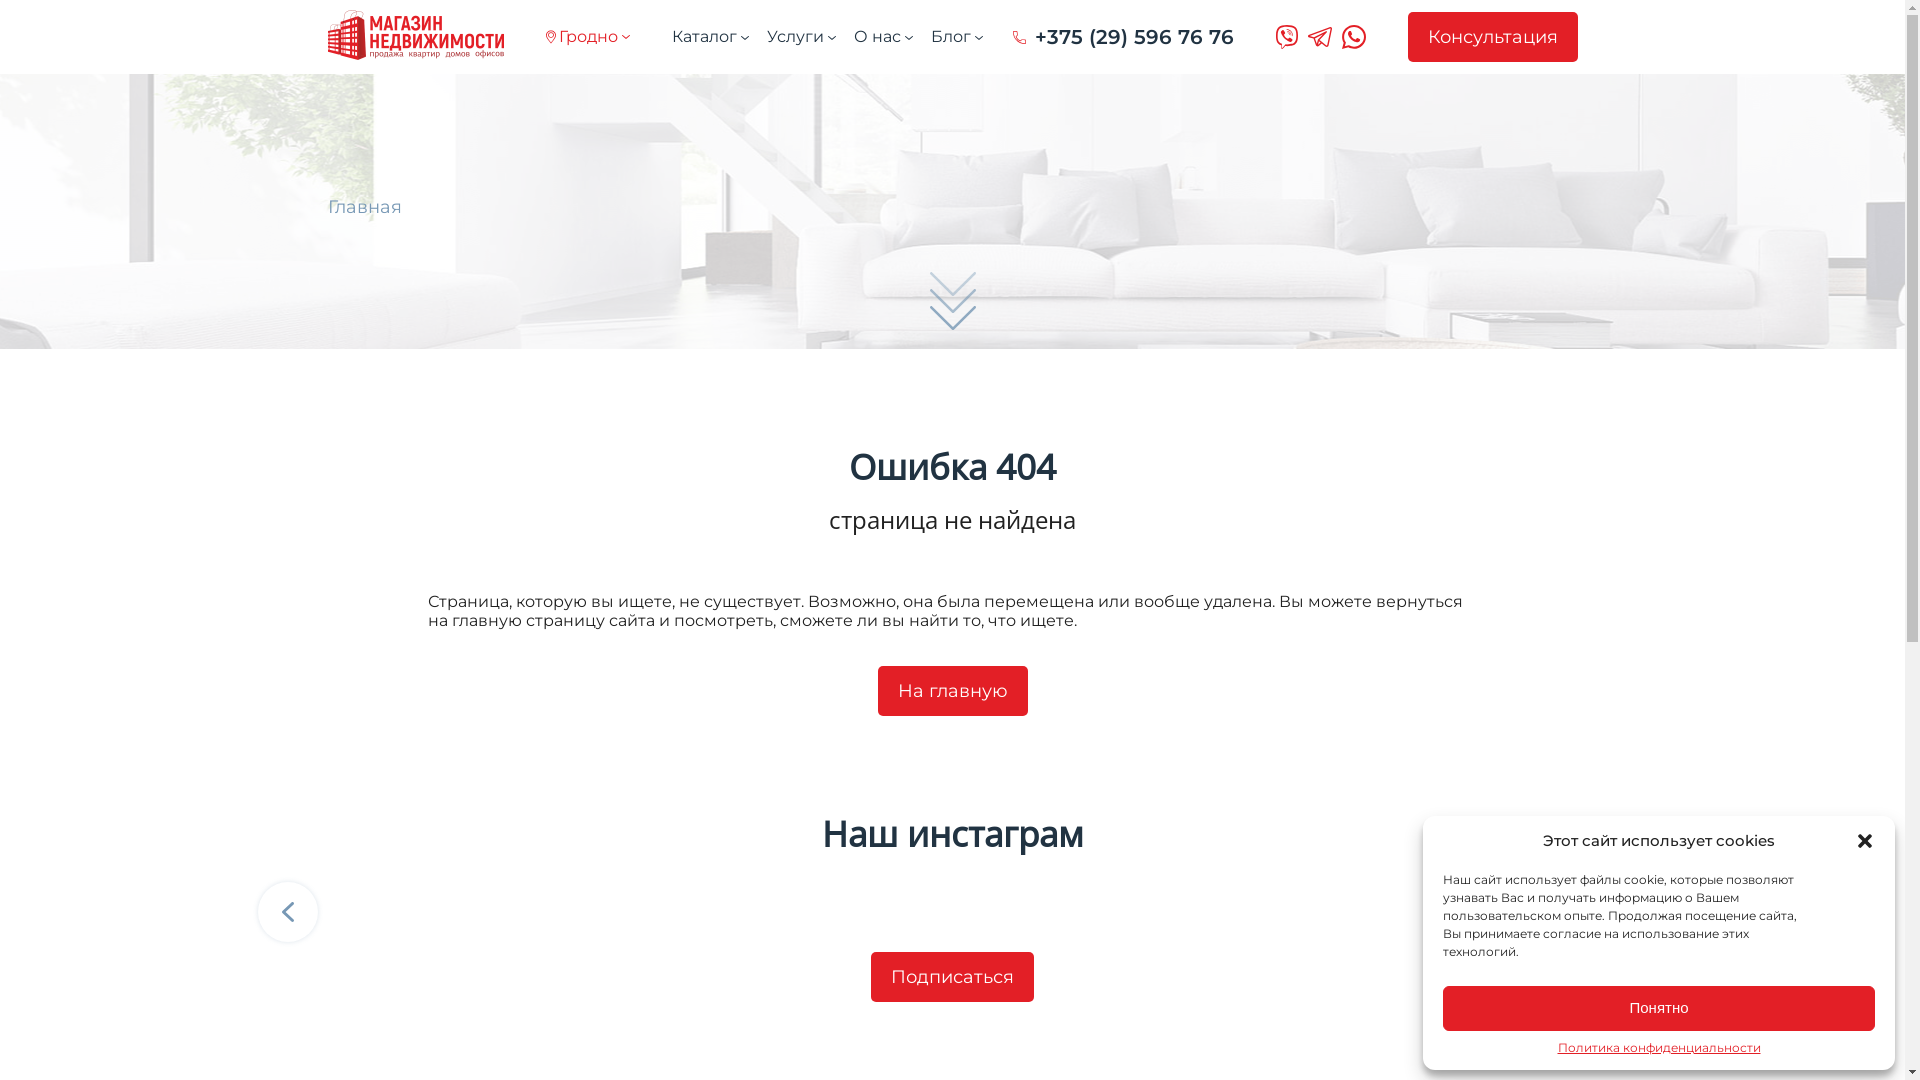  I want to click on '+375 (29) 596 76 76', so click(1122, 37).